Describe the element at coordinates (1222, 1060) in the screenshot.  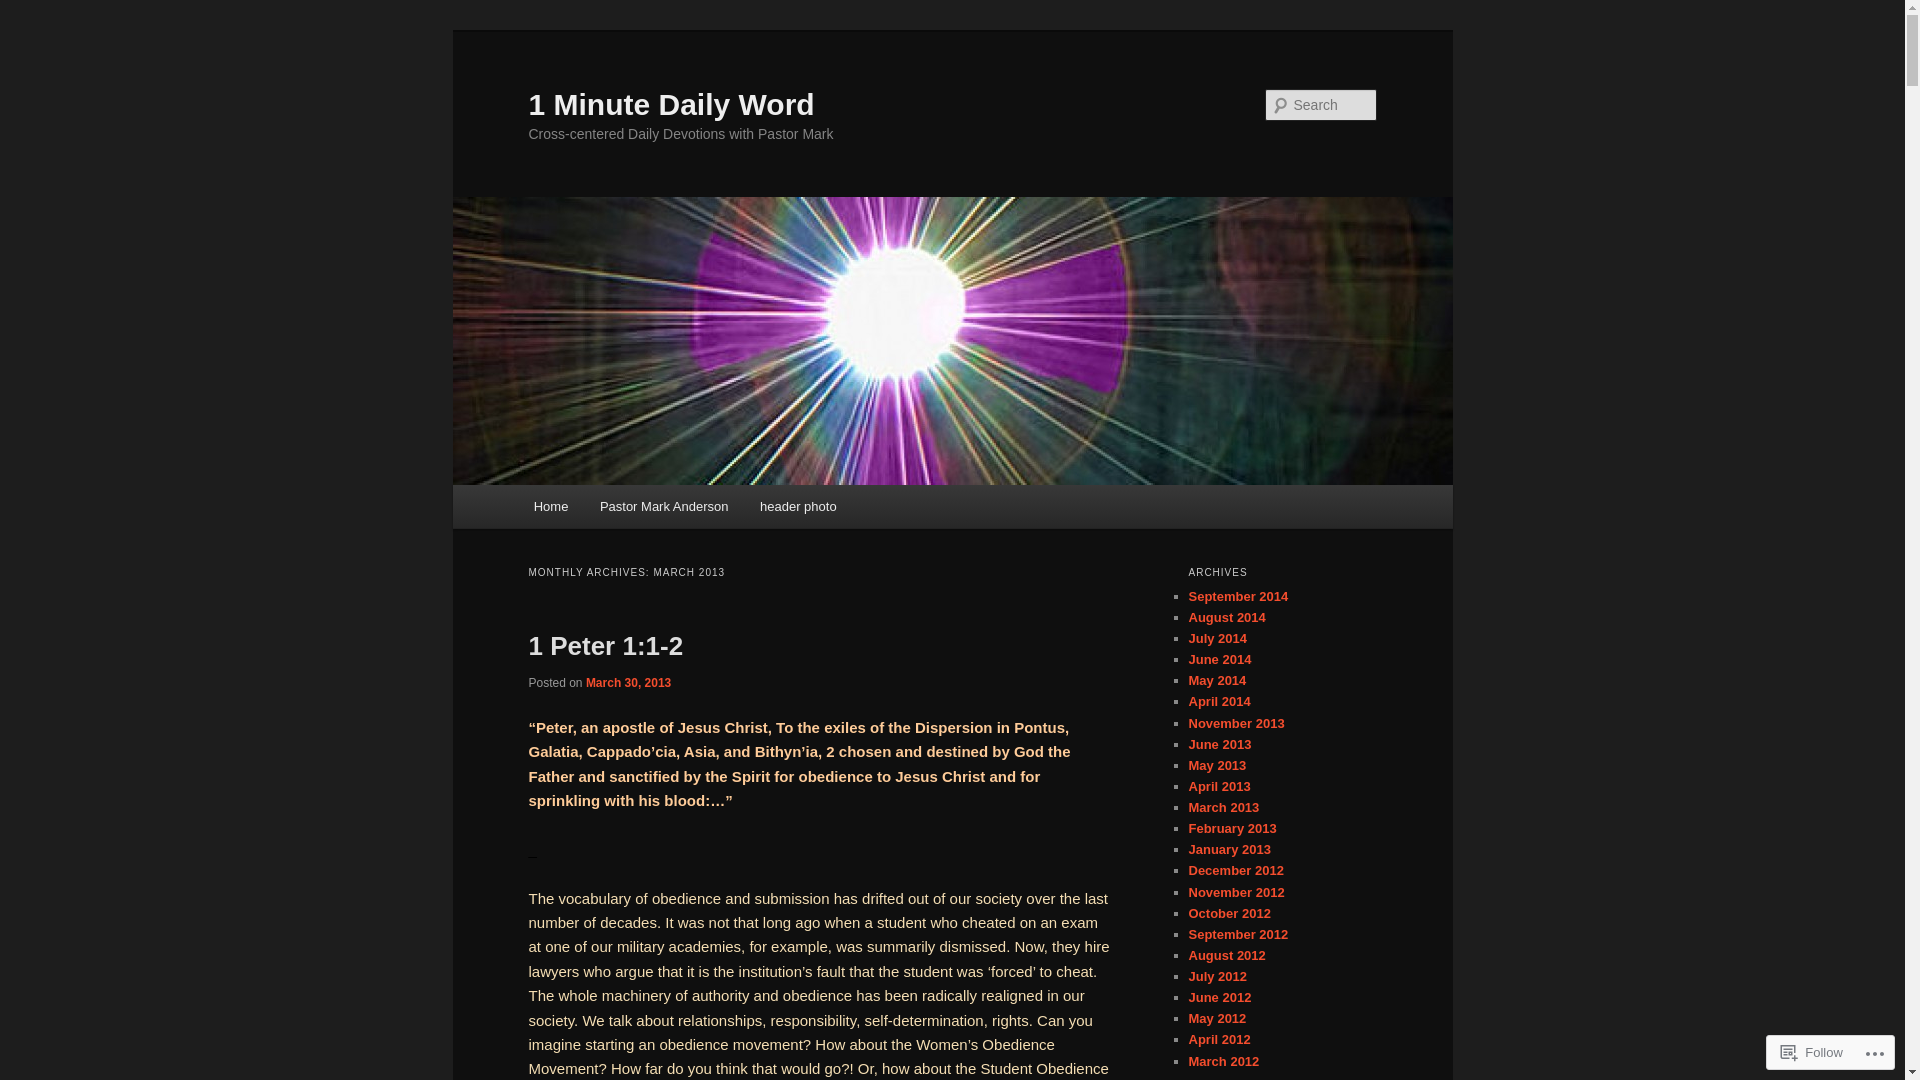
I see `'March 2012'` at that location.